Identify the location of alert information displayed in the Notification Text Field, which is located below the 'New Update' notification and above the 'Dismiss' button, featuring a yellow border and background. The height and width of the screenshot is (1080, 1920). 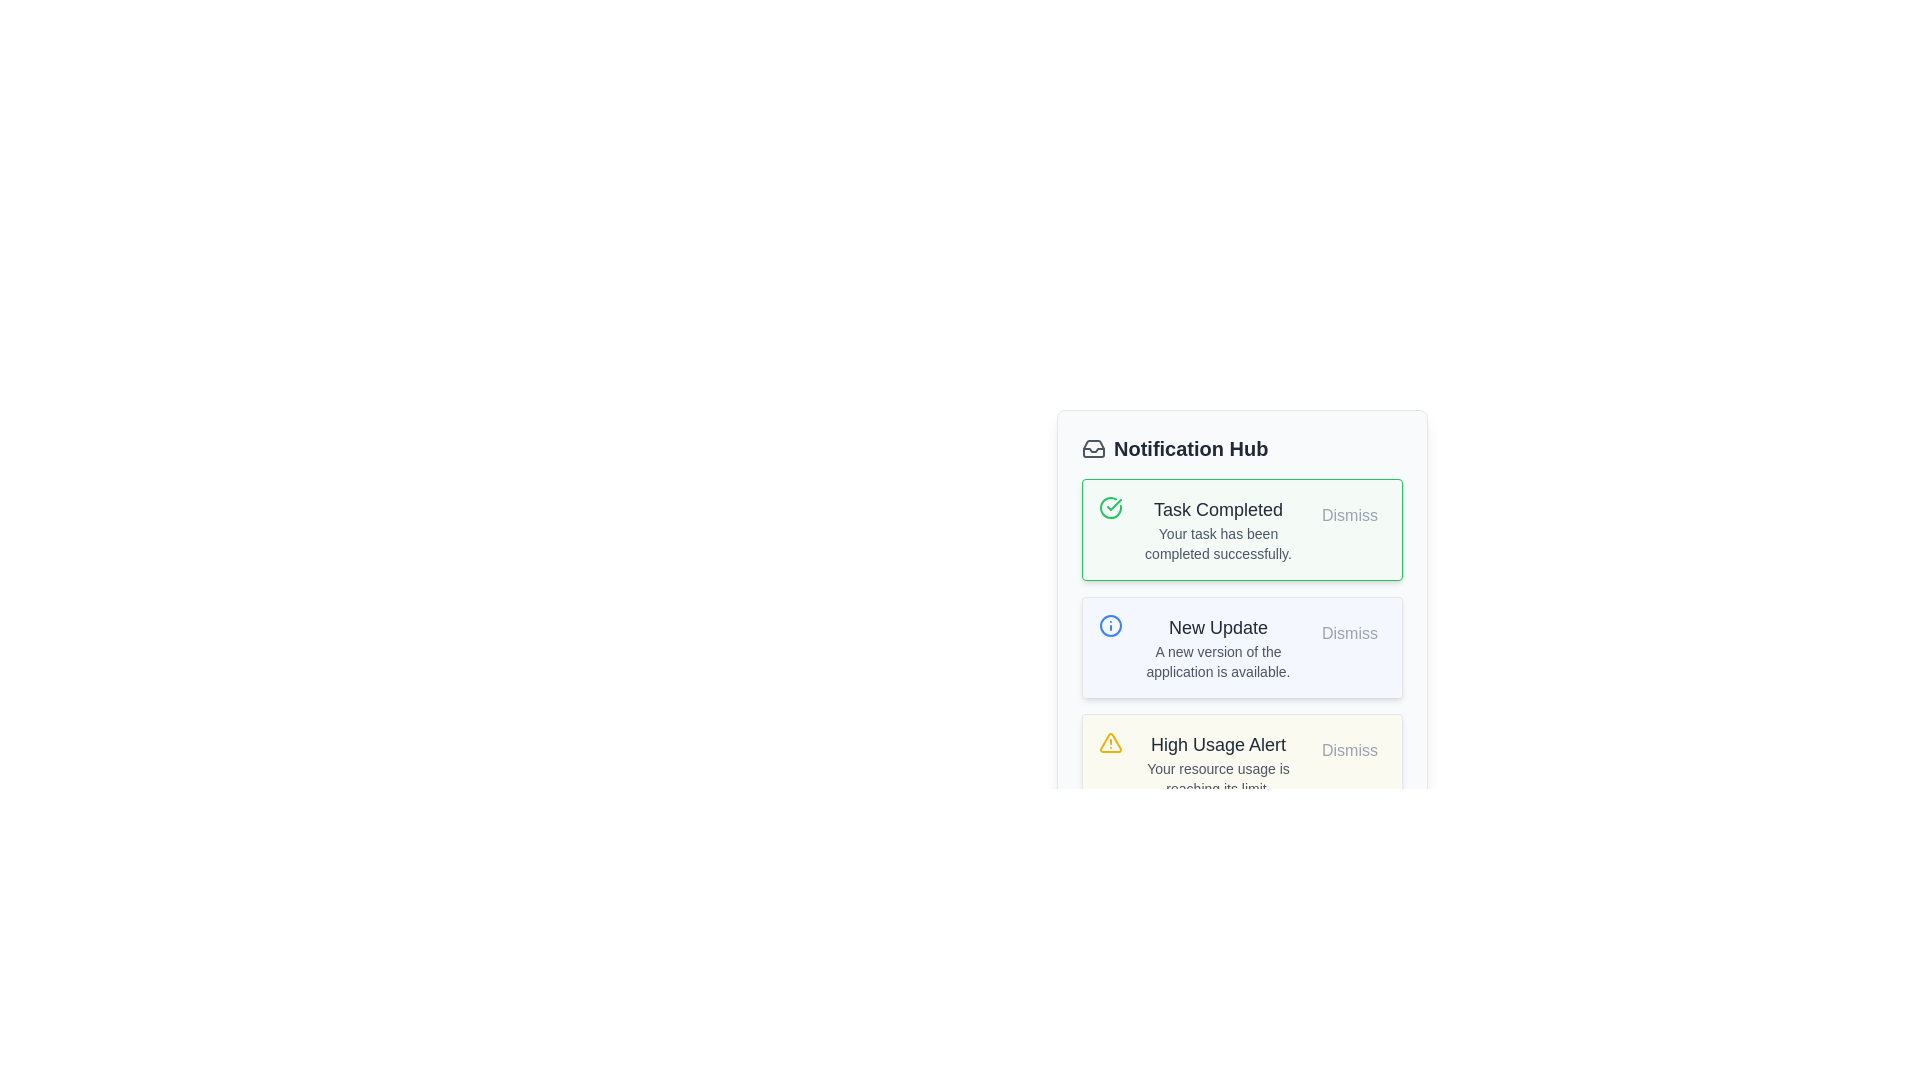
(1217, 764).